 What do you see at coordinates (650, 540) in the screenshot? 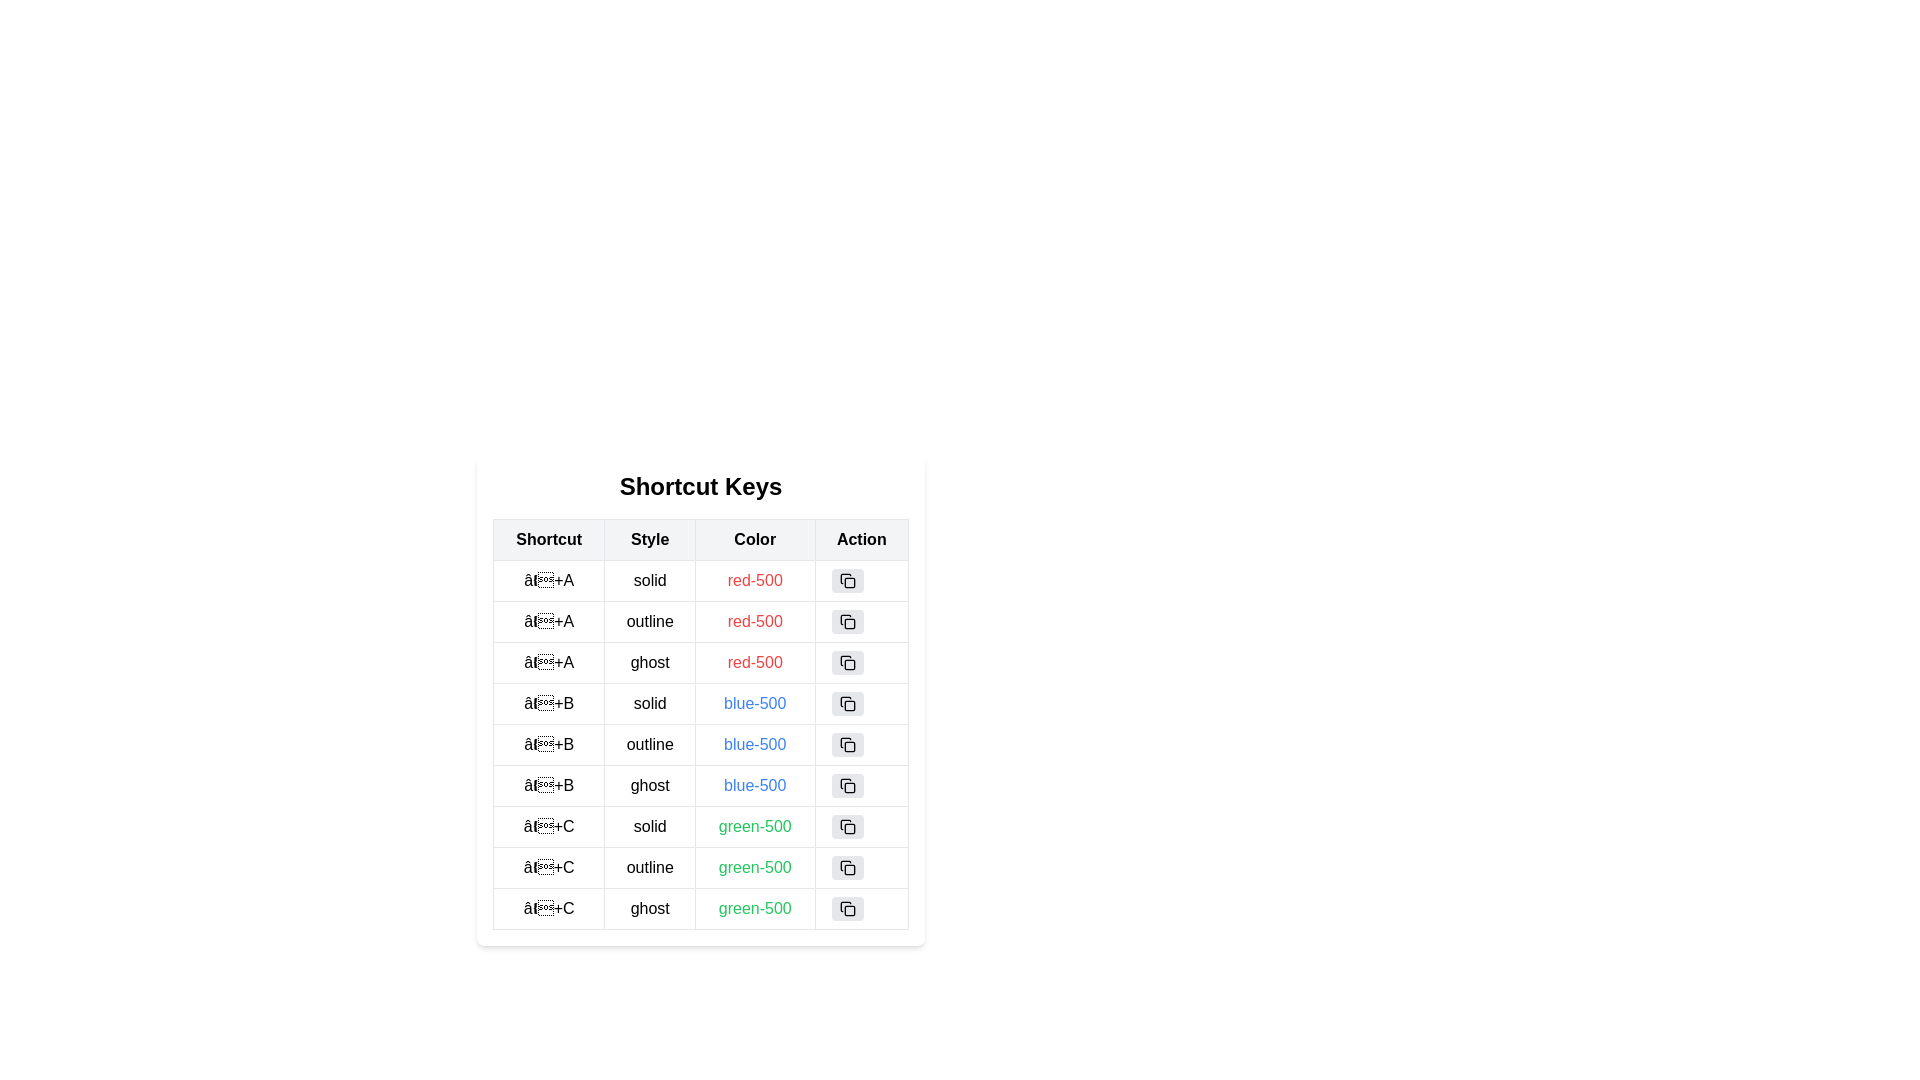
I see `the second column header of the table that organizes data related to shortcuts, which is positioned between the 'Shortcut' and 'Color' headers` at bounding box center [650, 540].